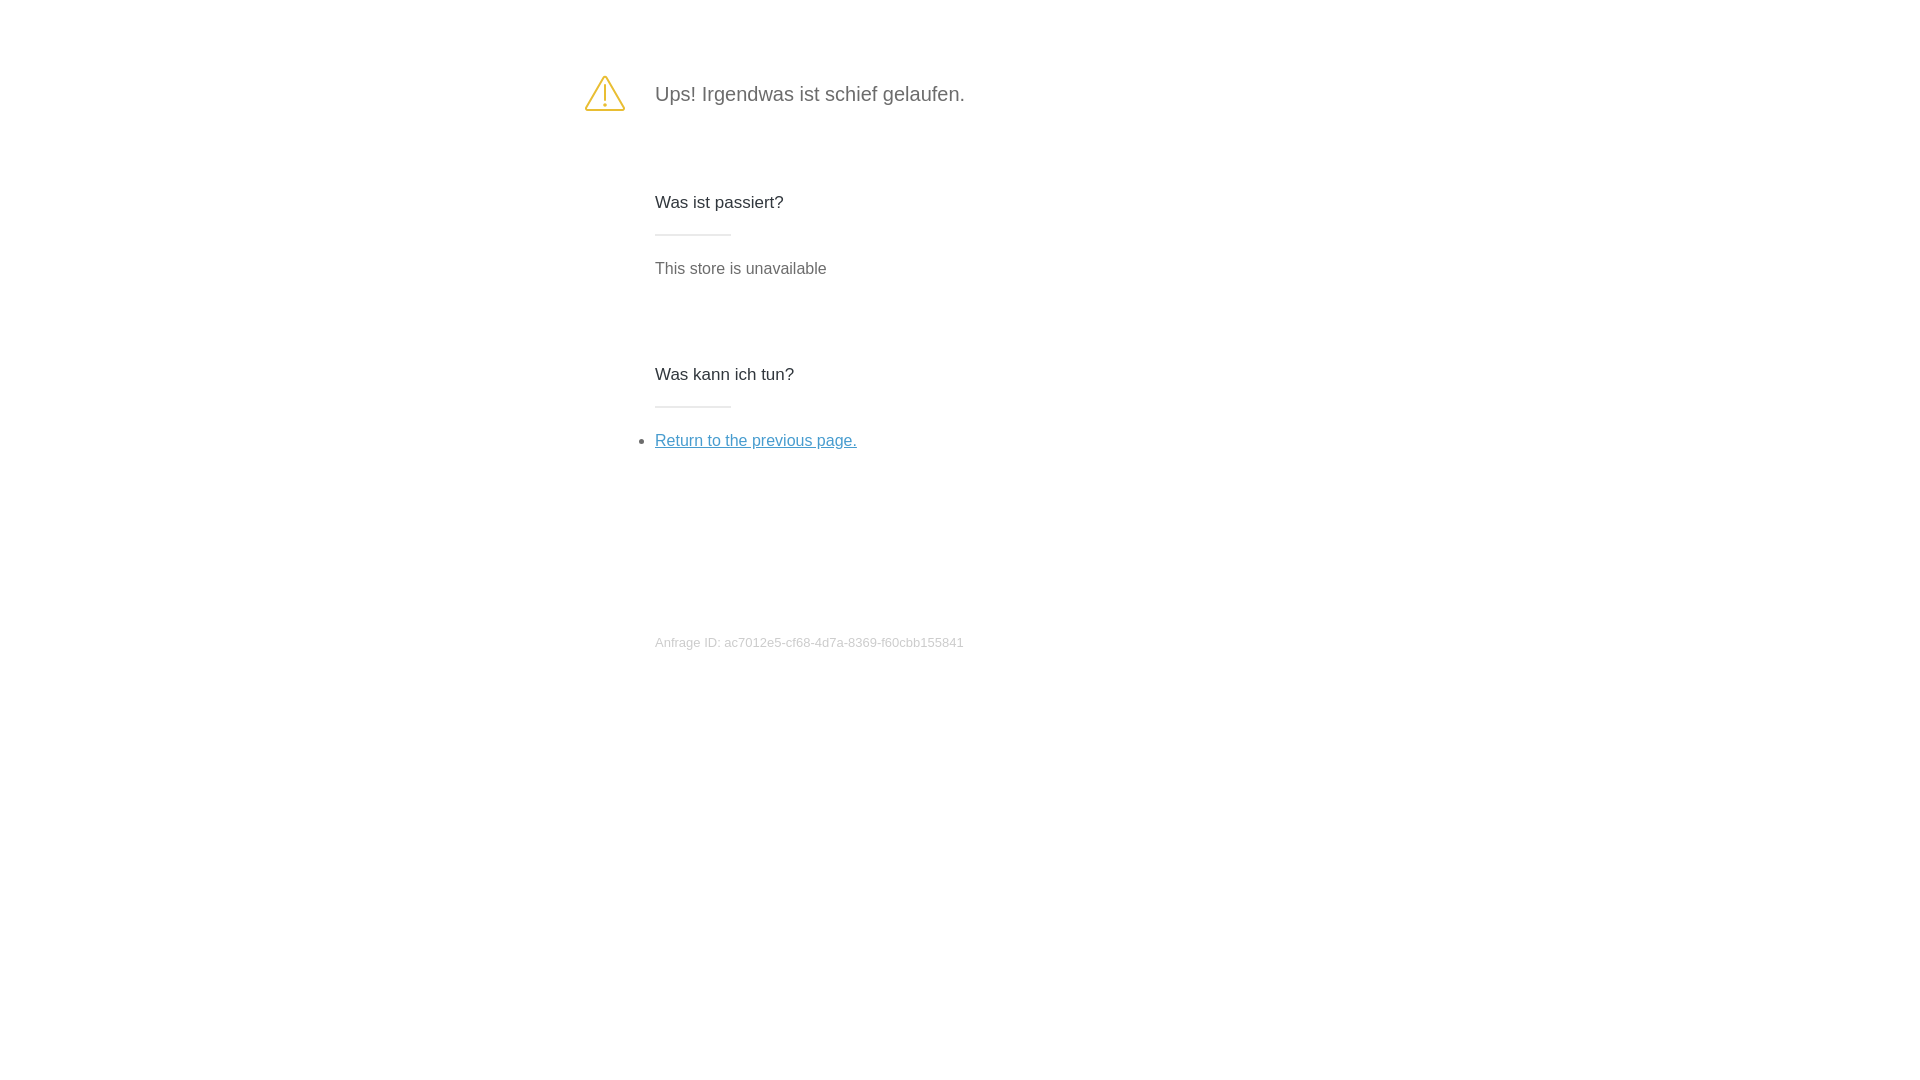 The width and height of the screenshot is (1920, 1080). I want to click on 'Return to the previous page.', so click(654, 439).